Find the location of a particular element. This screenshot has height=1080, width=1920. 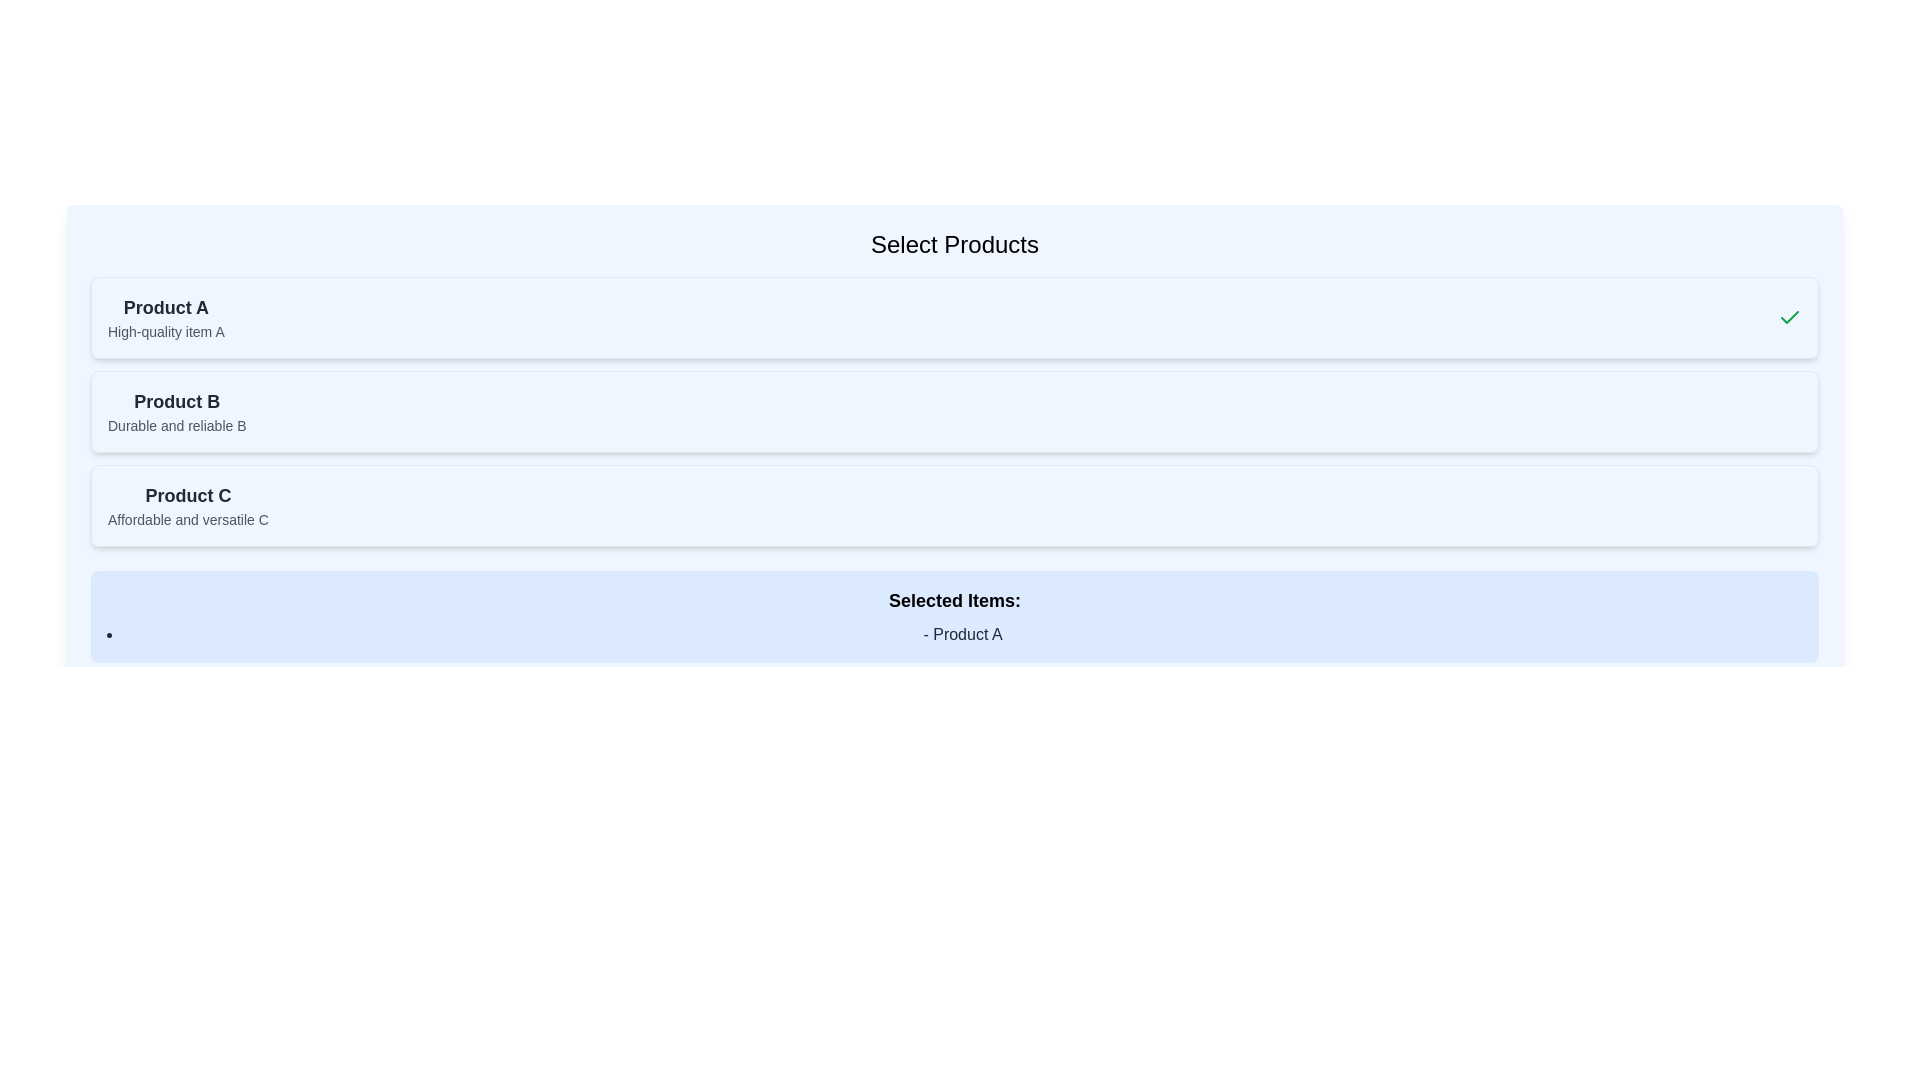

the header text element displaying 'Select Products', which is styled with a large font and bold weight, located at the top center of the section with a light blue background is located at coordinates (954, 244).